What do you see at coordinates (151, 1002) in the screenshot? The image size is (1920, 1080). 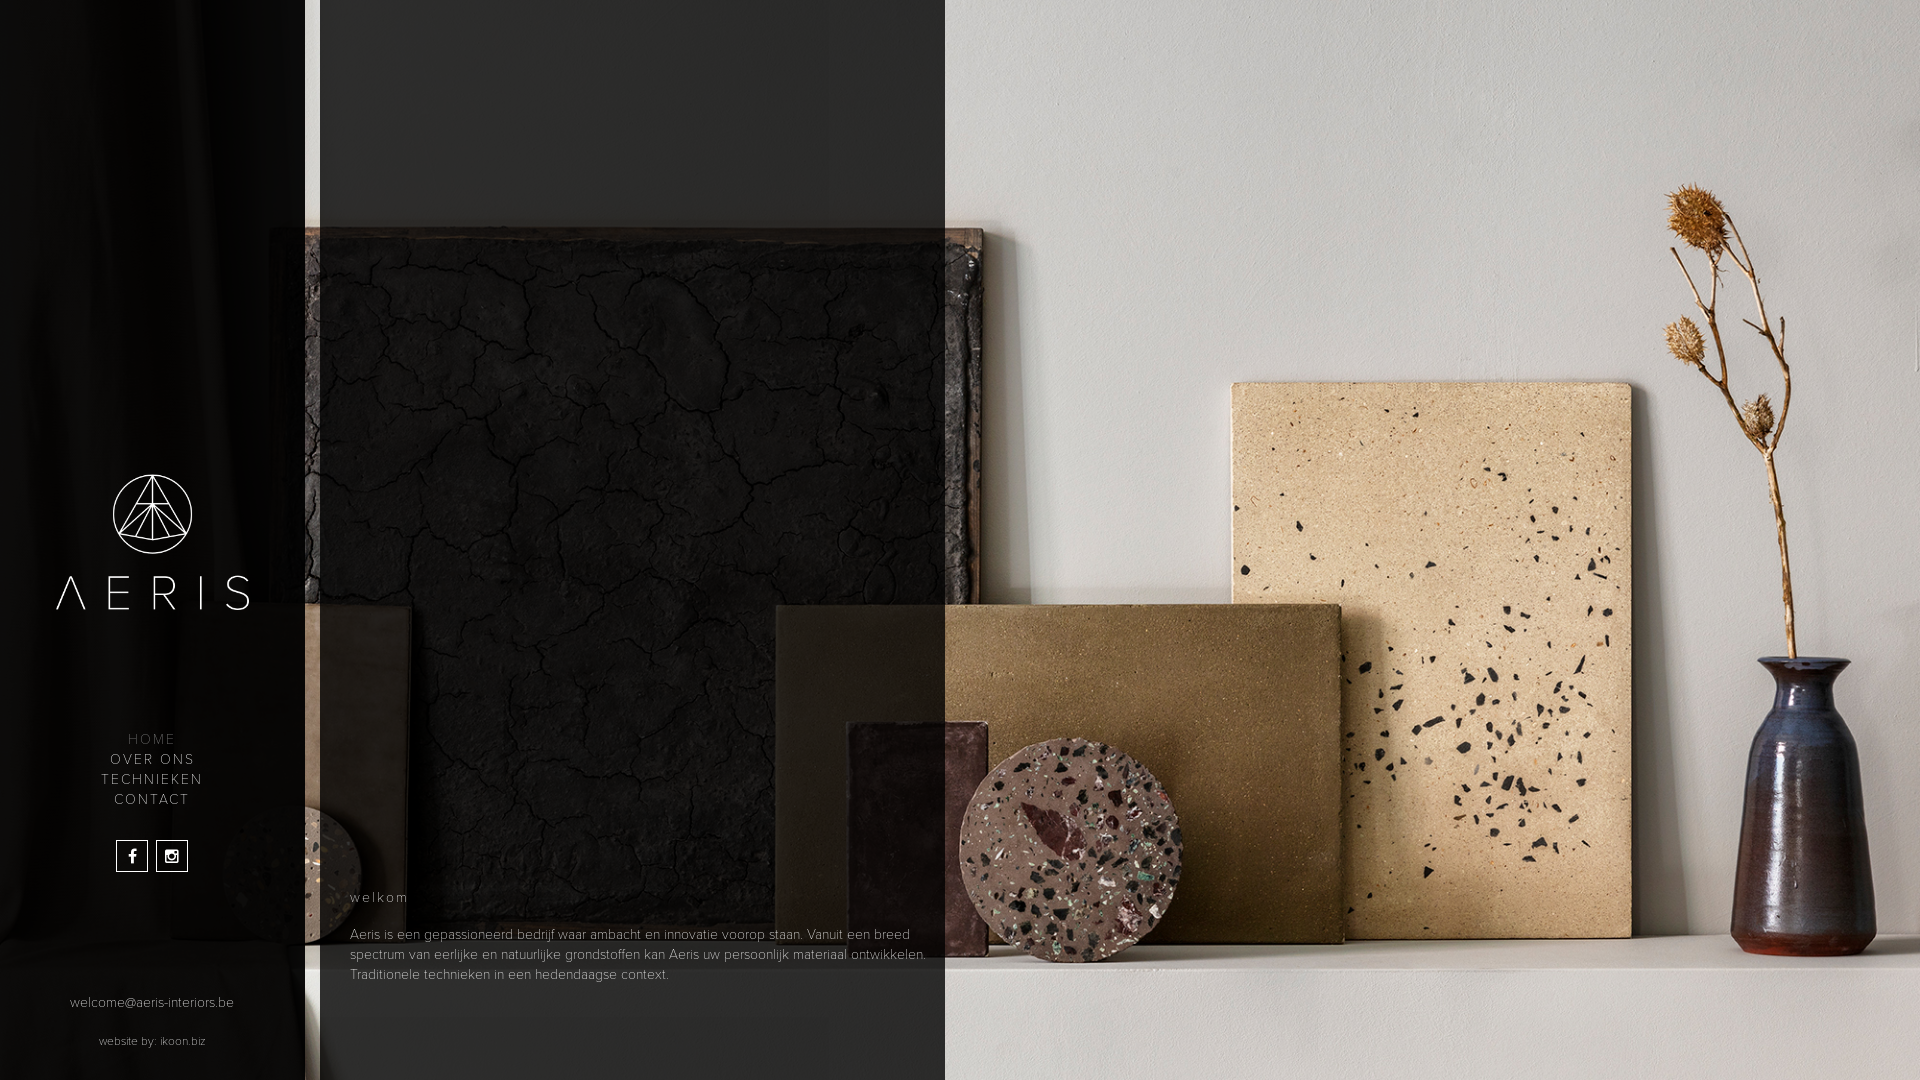 I see `'welcome@aeris-interiors.be'` at bounding box center [151, 1002].